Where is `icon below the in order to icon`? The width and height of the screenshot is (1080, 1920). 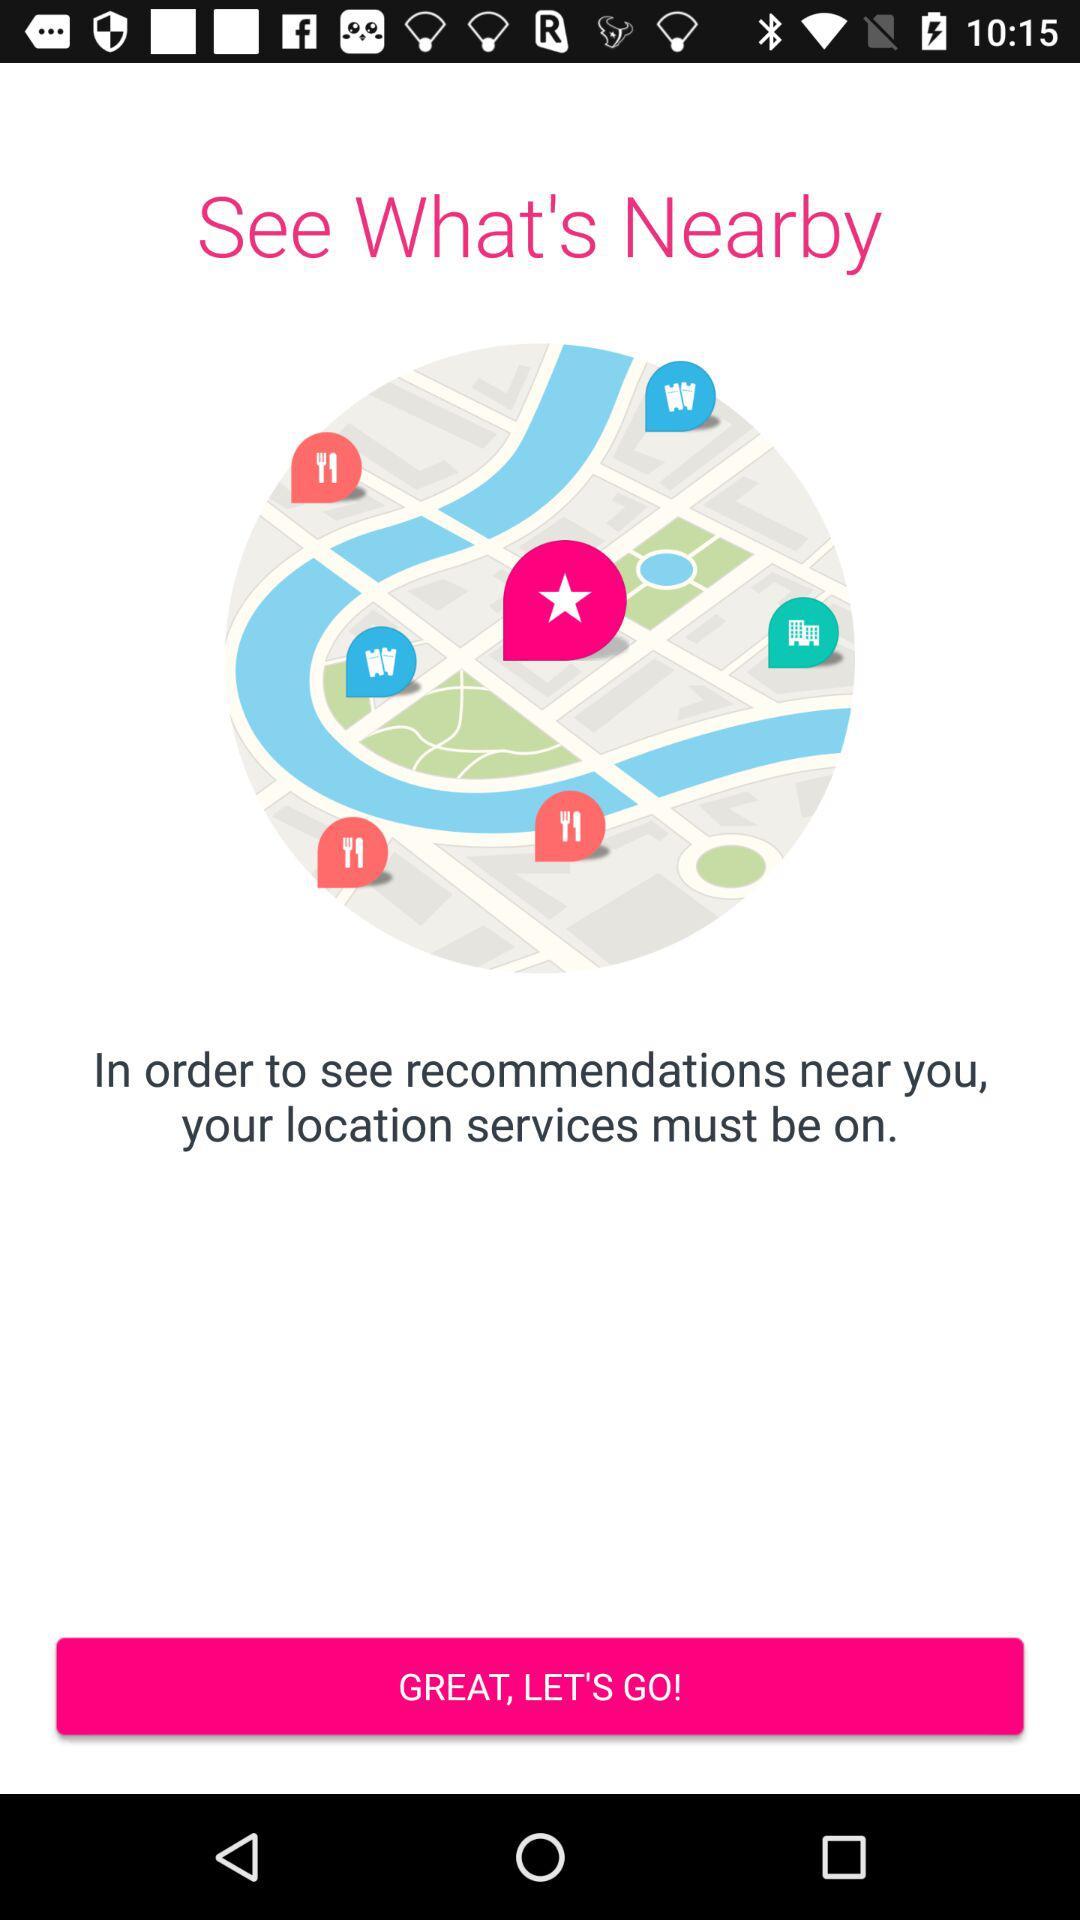 icon below the in order to icon is located at coordinates (540, 1688).